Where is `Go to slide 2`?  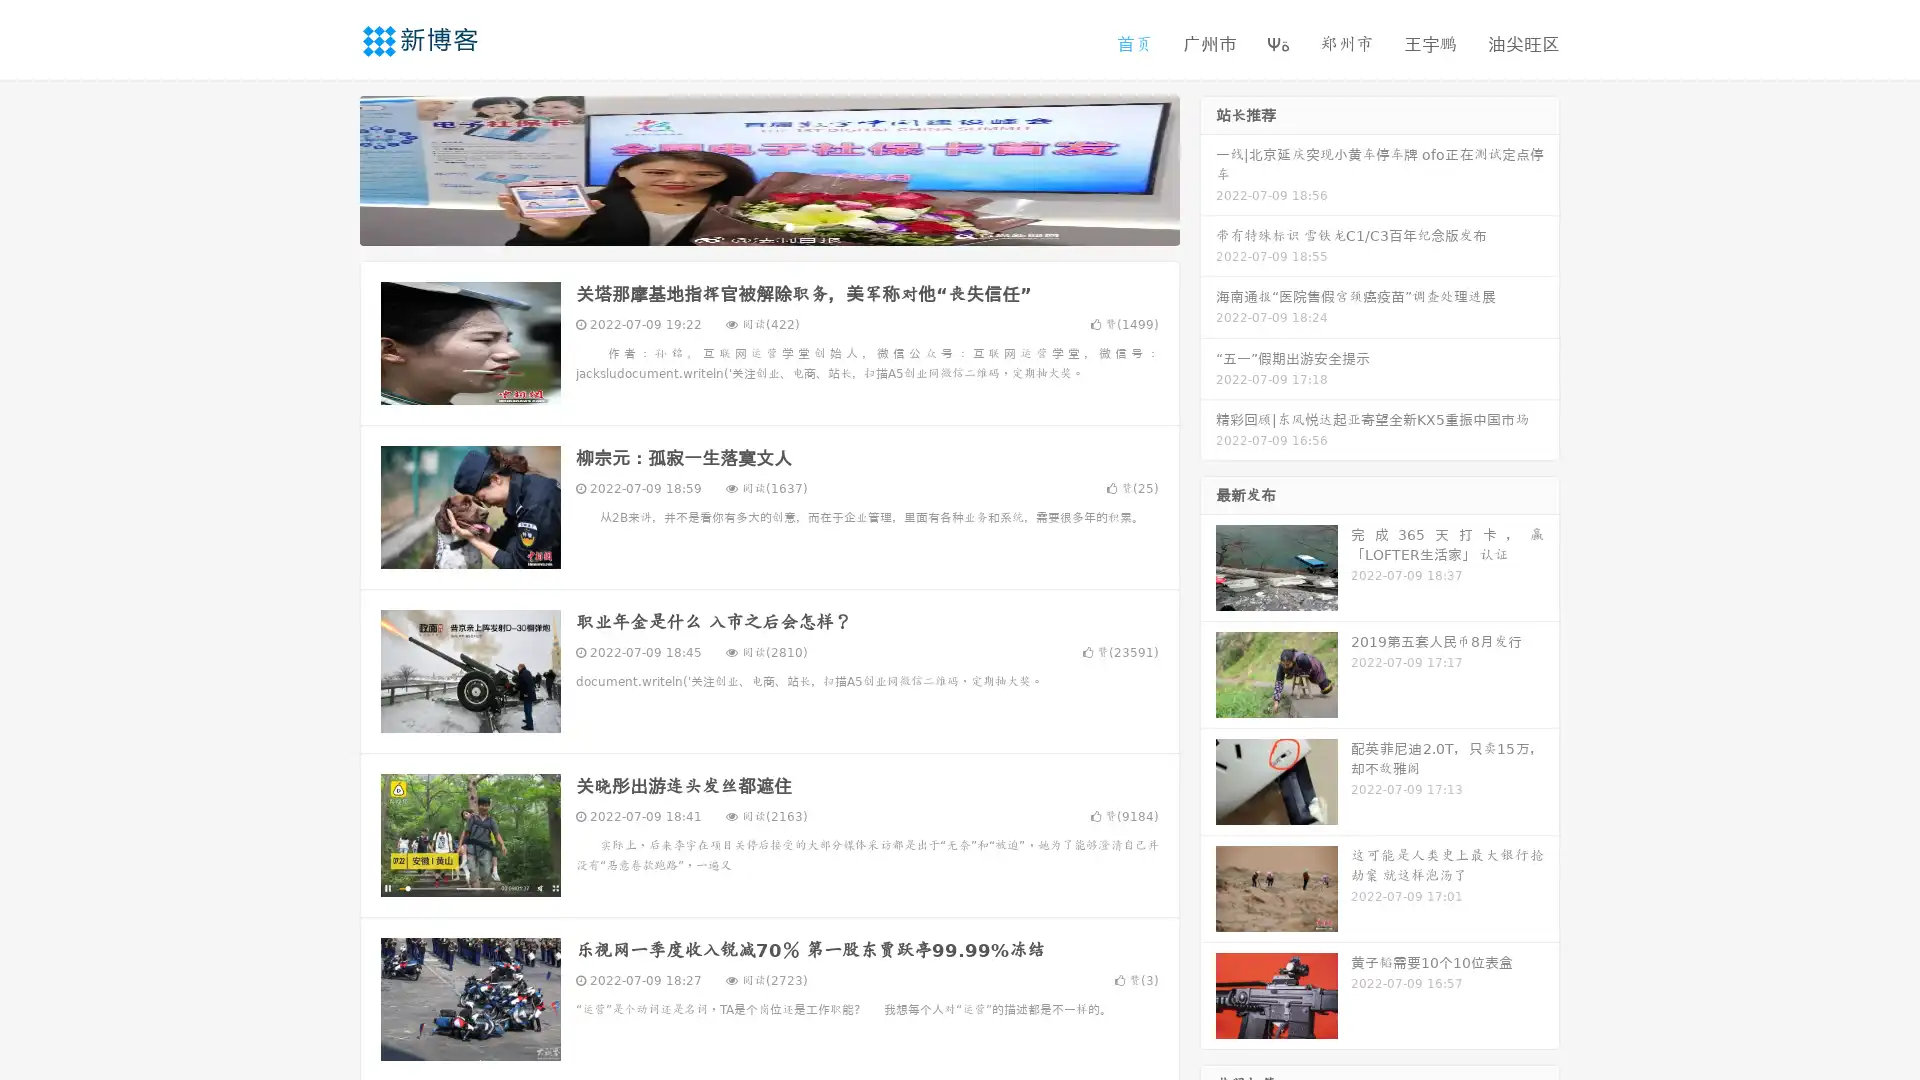
Go to slide 2 is located at coordinates (768, 225).